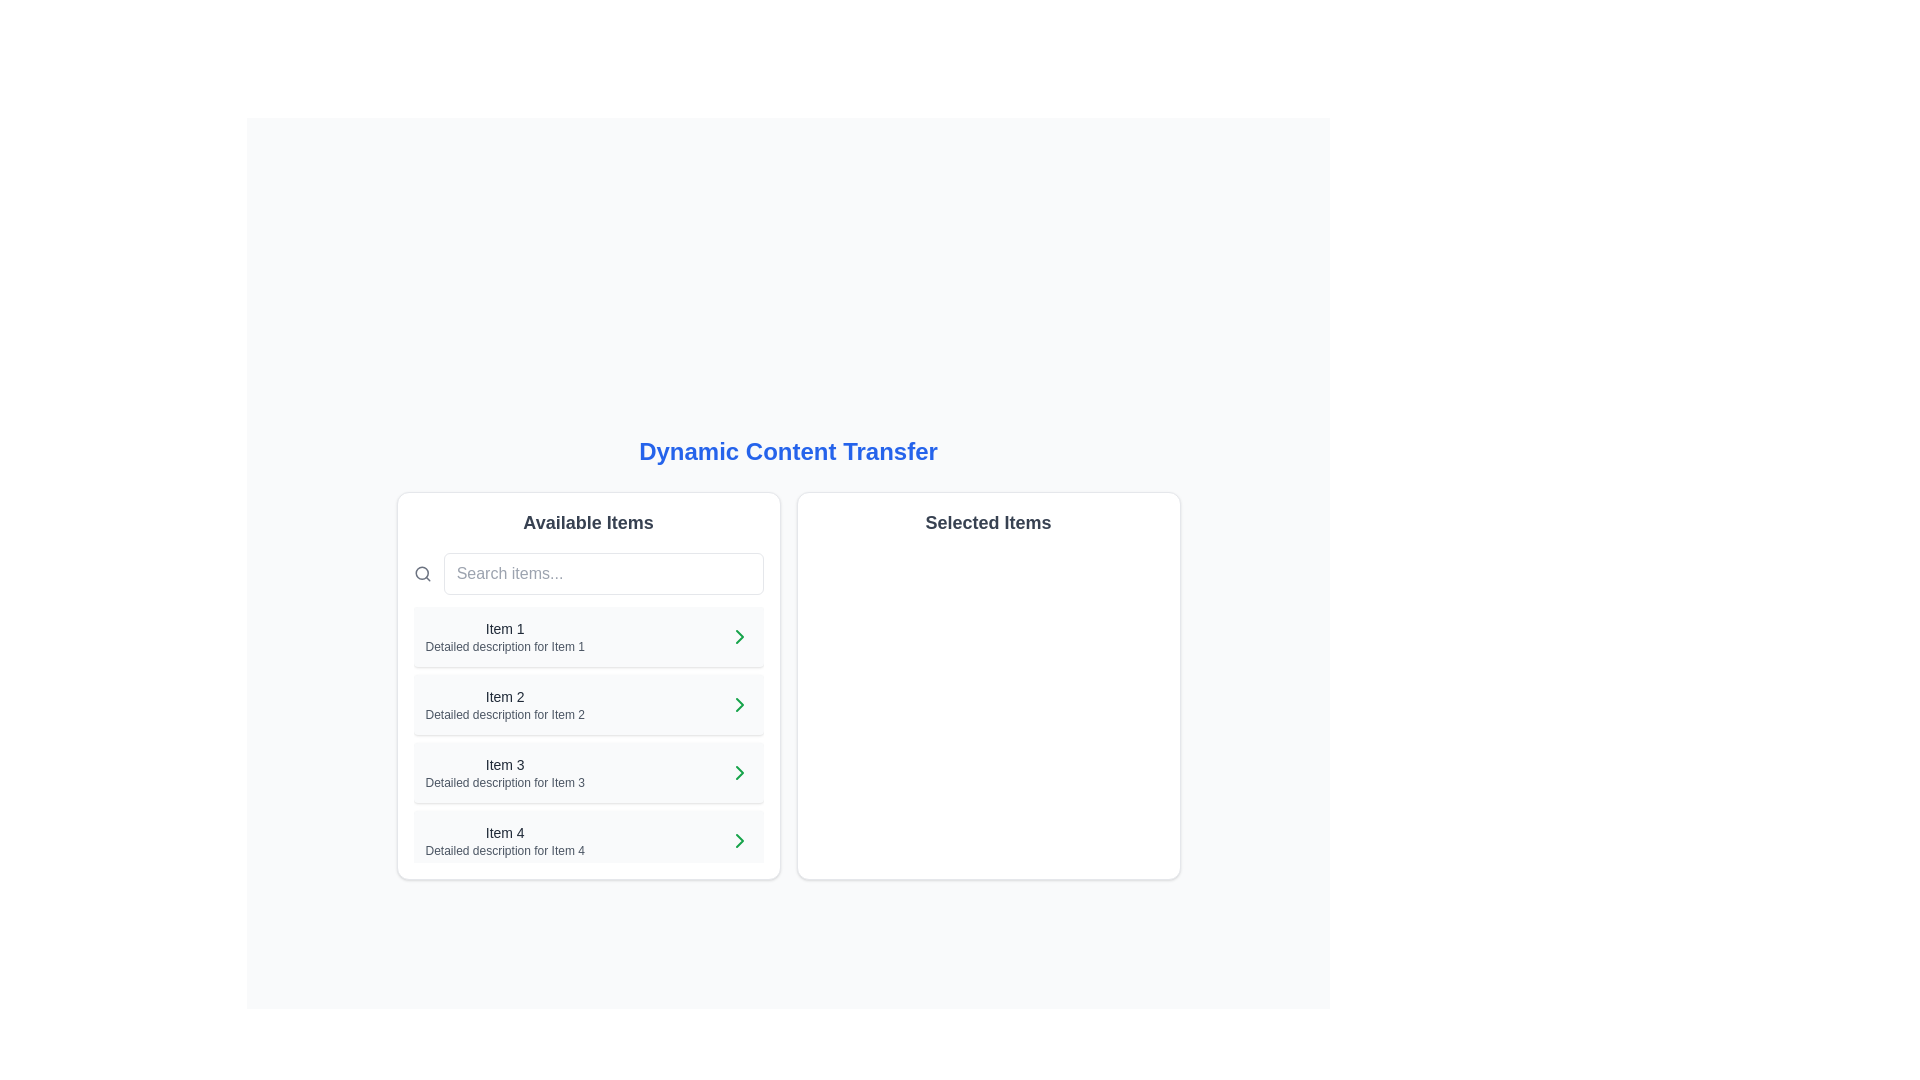 The image size is (1920, 1080). What do you see at coordinates (505, 771) in the screenshot?
I see `the text block containing the title 'Item 3' and subtitle 'Detailed description for Item 3' within the 'Available Items' scrollable panel` at bounding box center [505, 771].